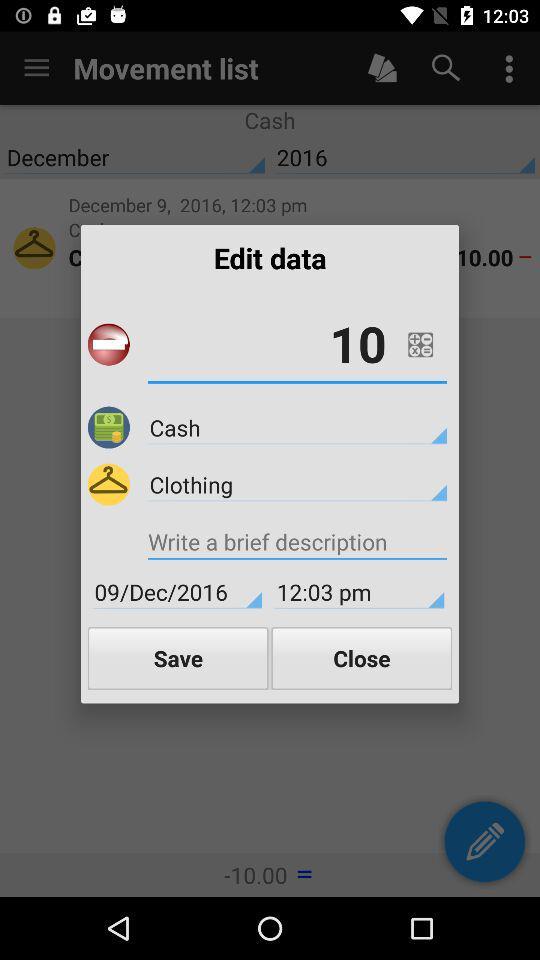 The height and width of the screenshot is (960, 540). Describe the element at coordinates (419, 344) in the screenshot. I see `edit number` at that location.